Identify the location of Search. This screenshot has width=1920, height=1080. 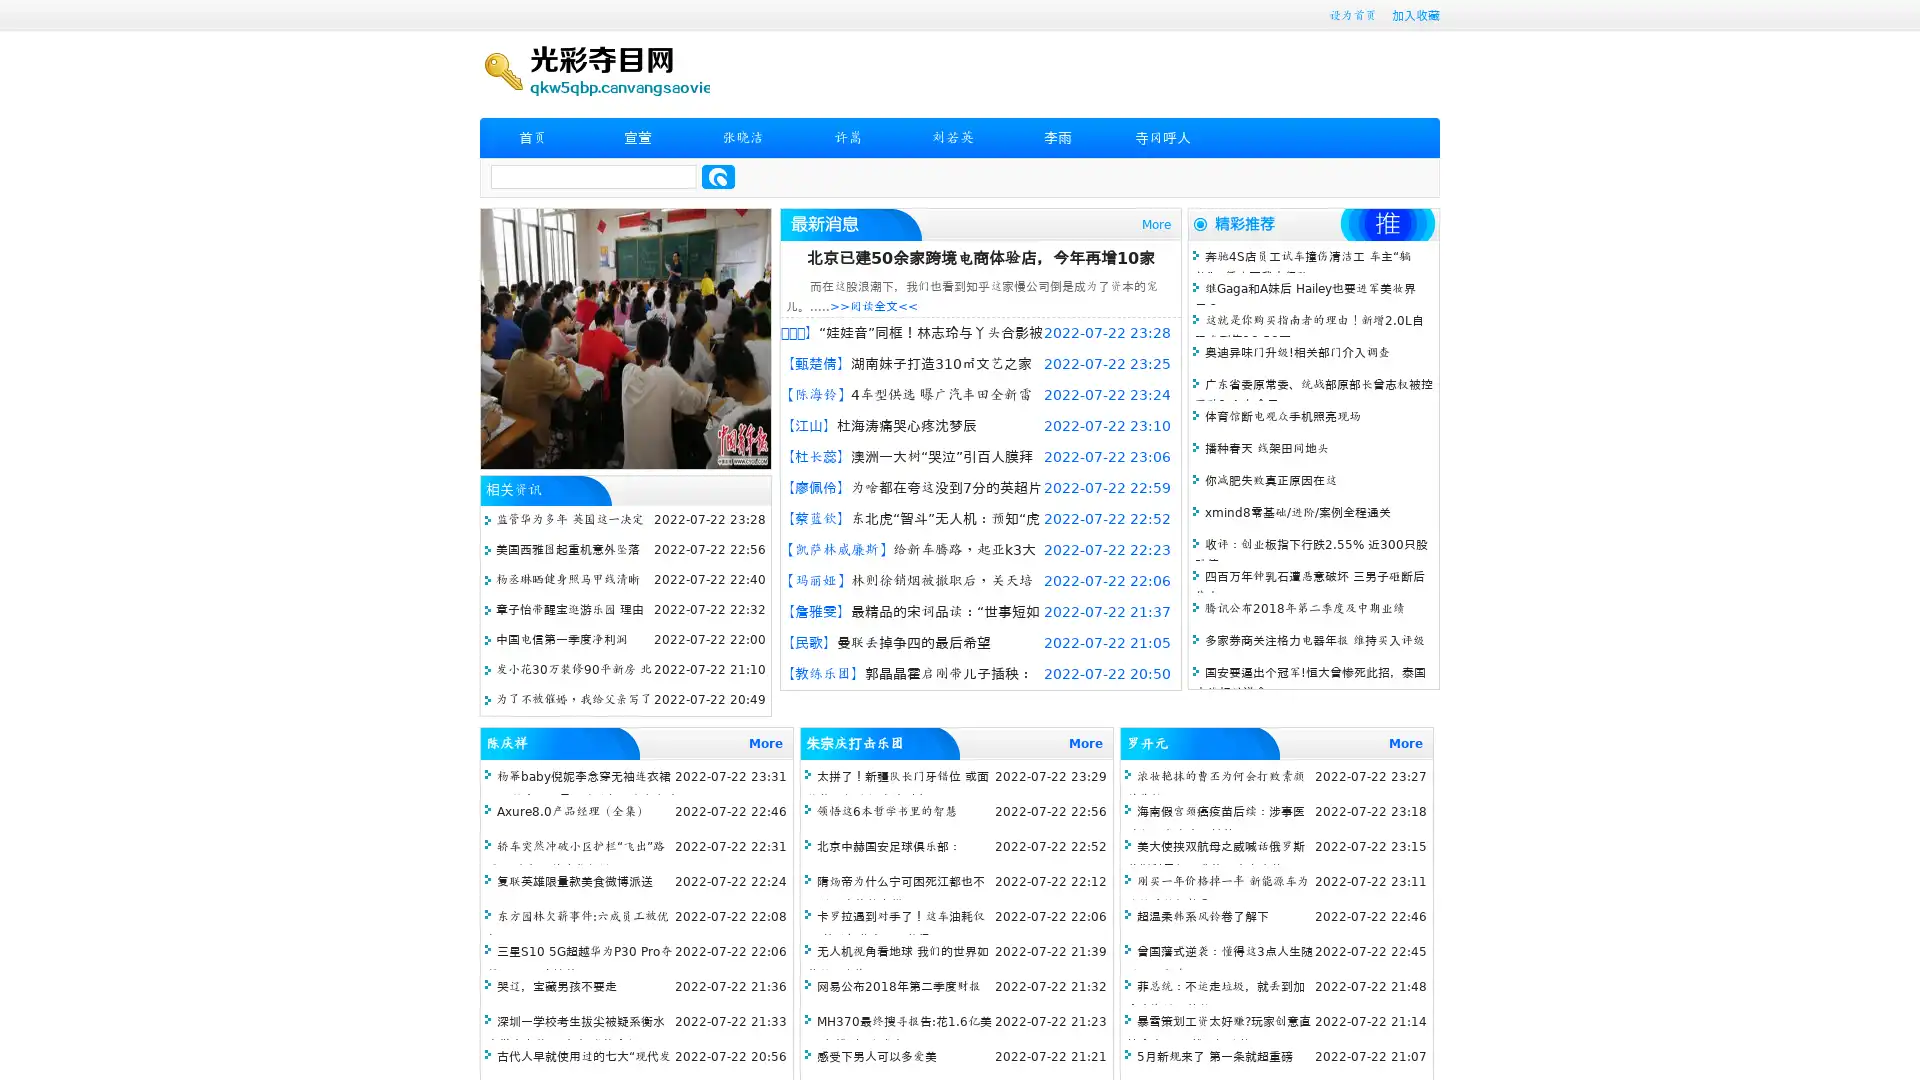
(718, 176).